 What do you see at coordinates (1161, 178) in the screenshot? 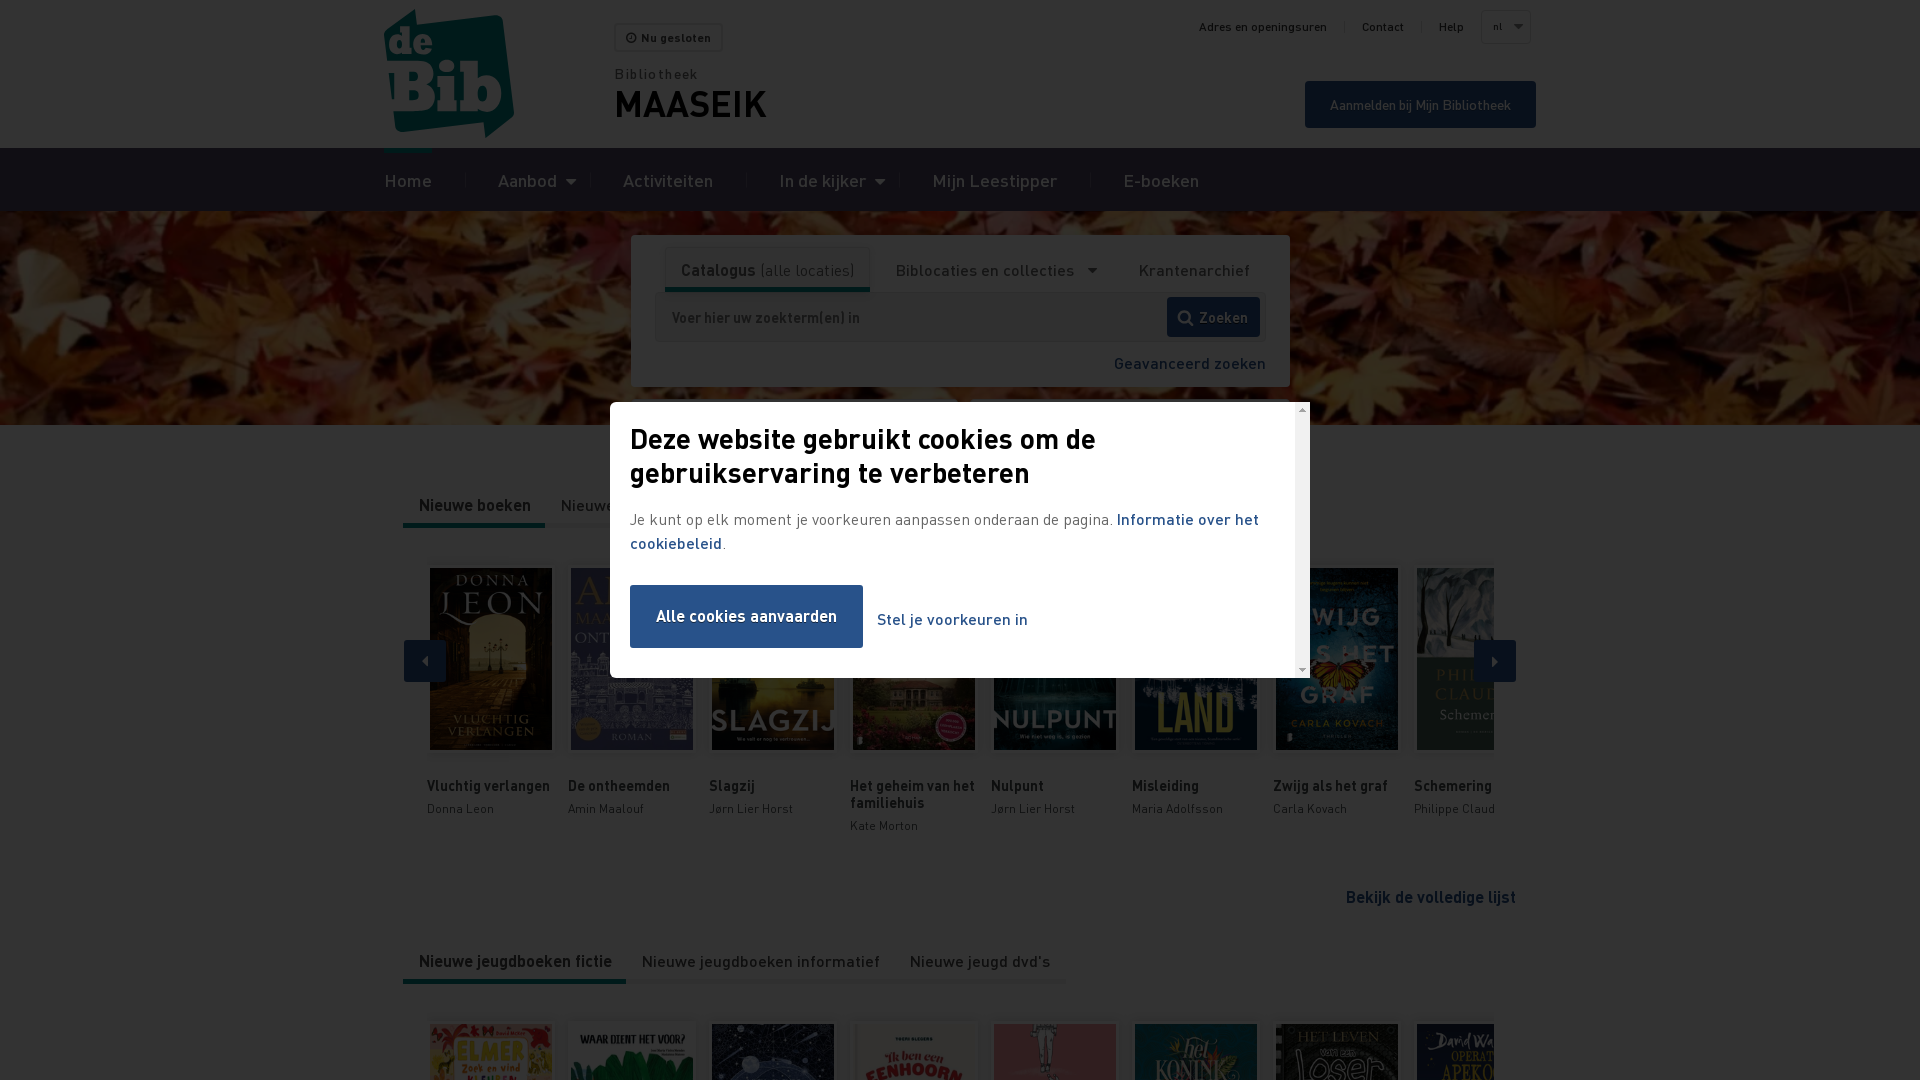
I see `'E-boeken'` at bounding box center [1161, 178].